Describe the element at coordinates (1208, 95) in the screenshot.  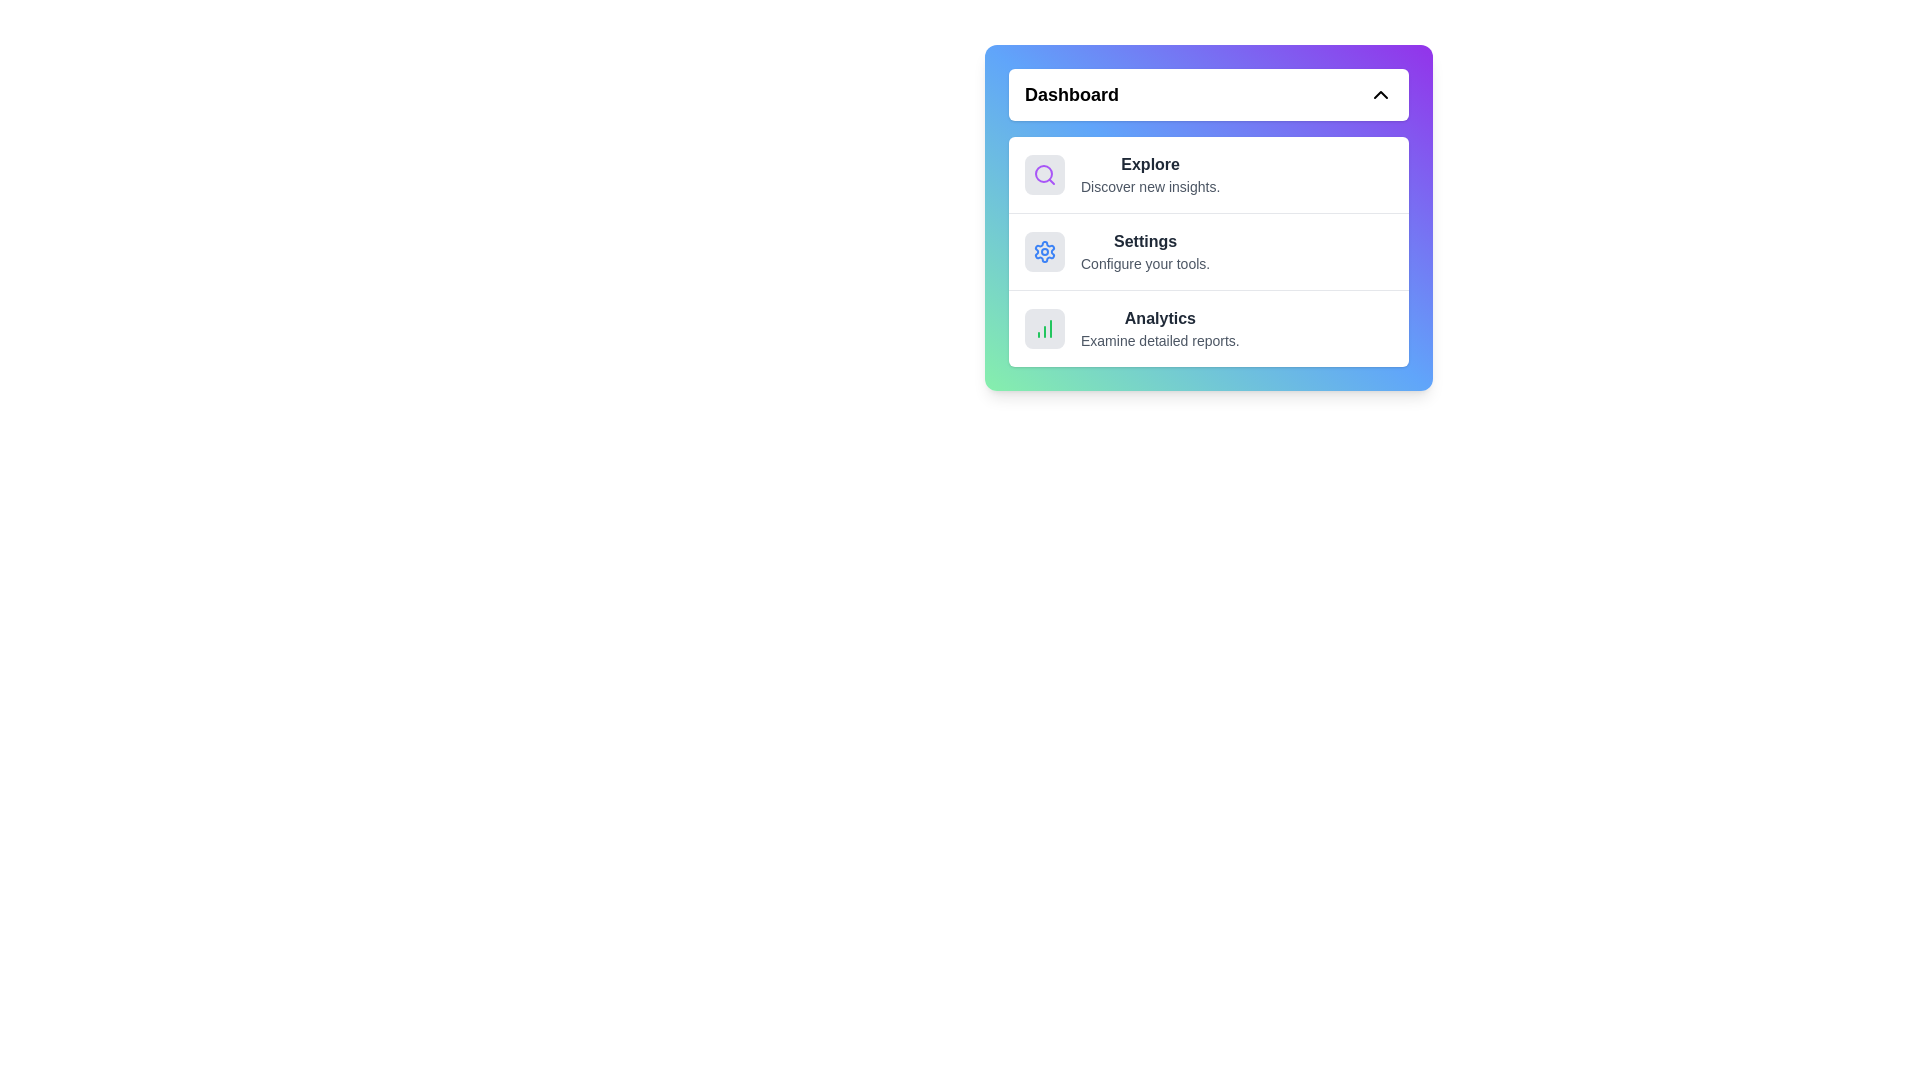
I see `the 'Dashboard' button to toggle the menu visibility` at that location.